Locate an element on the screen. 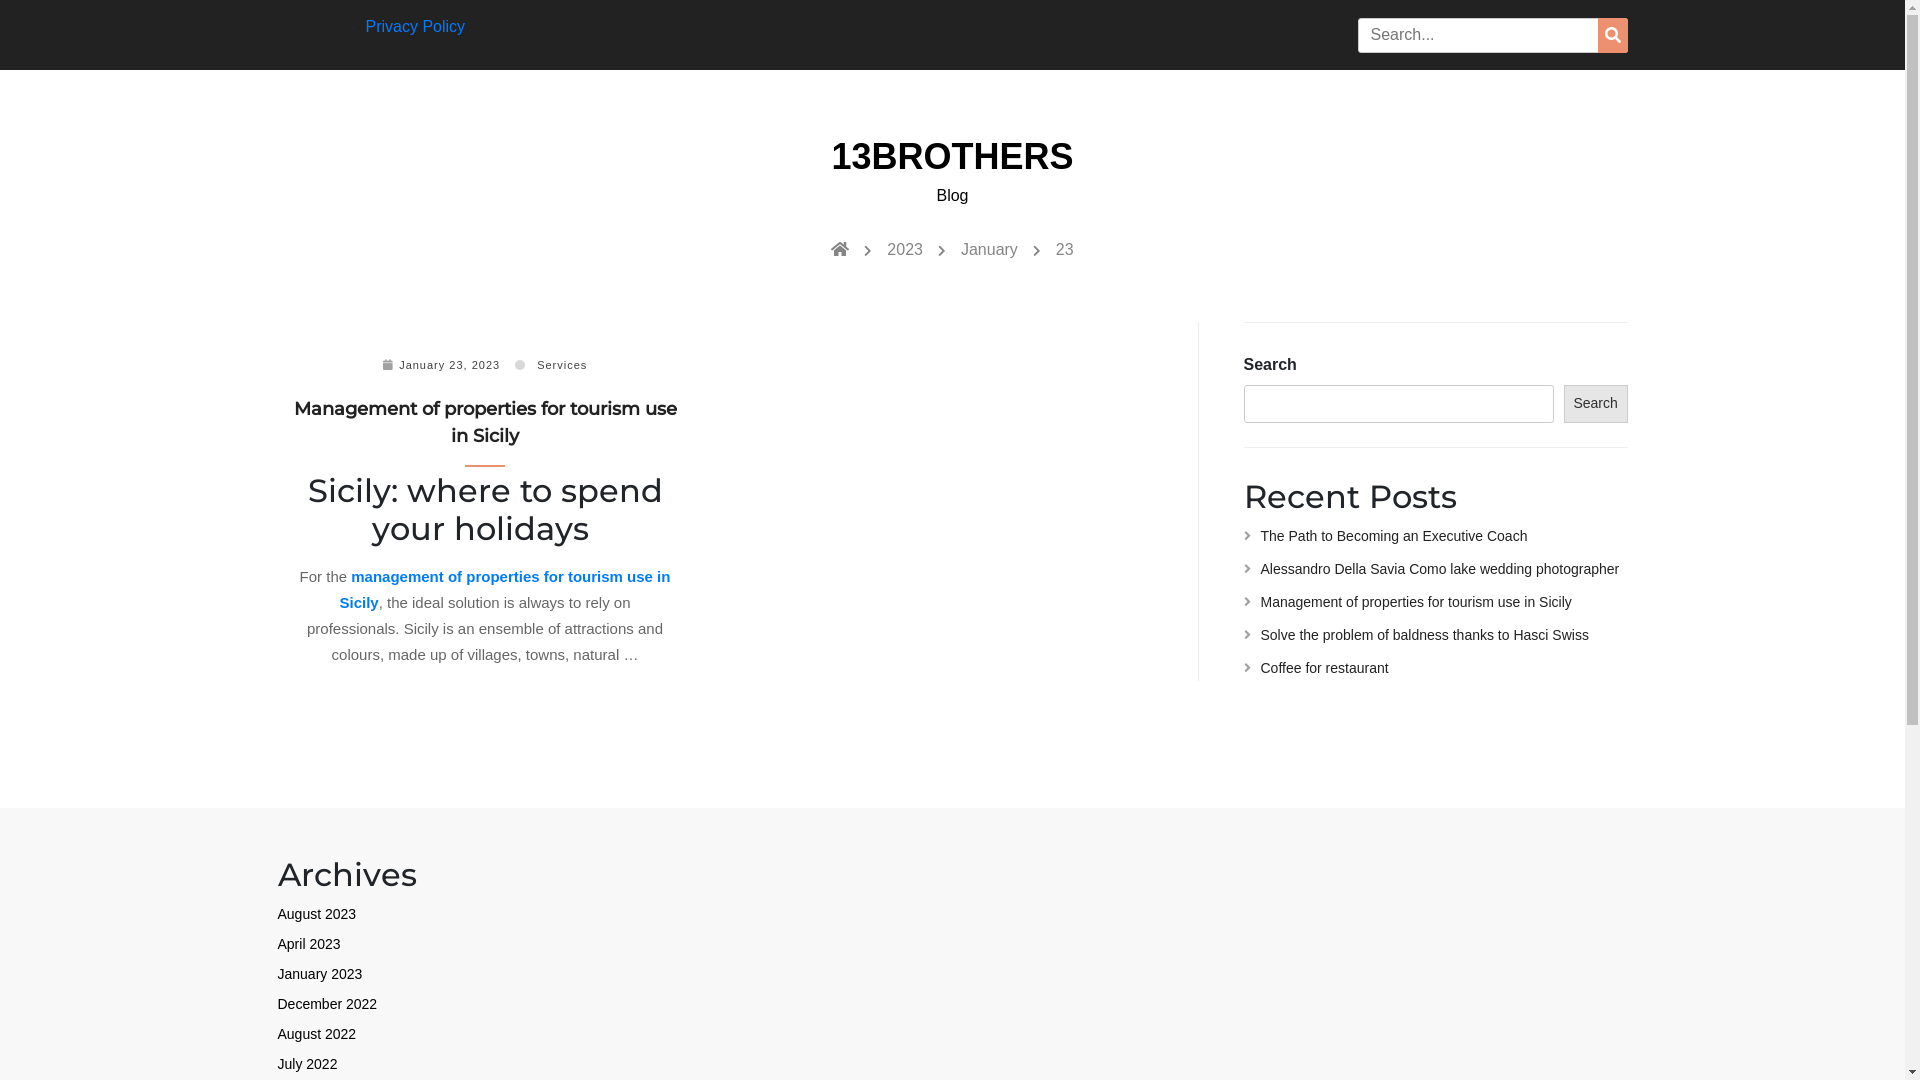 The height and width of the screenshot is (1080, 1920). 'The Path to Becoming an Executive Coach' is located at coordinates (1385, 535).